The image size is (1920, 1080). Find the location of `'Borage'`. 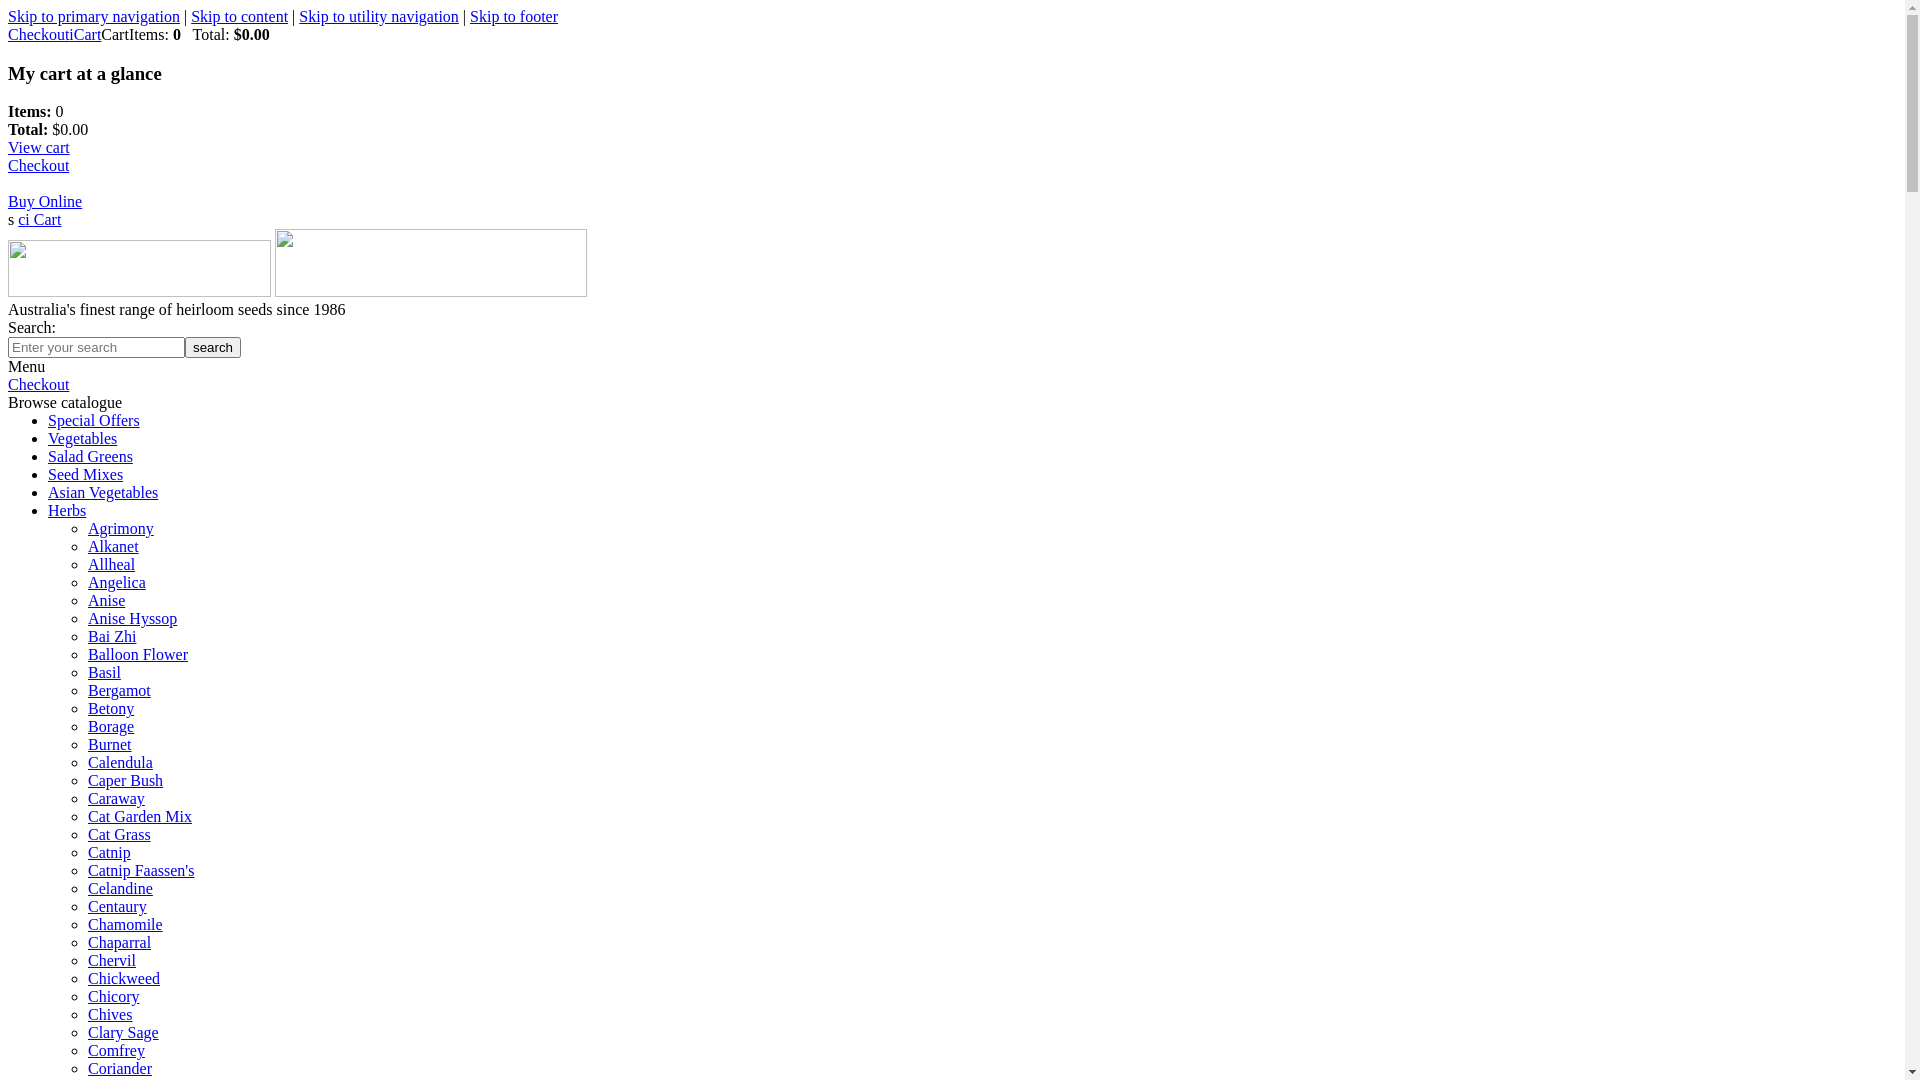

'Borage' is located at coordinates (109, 726).